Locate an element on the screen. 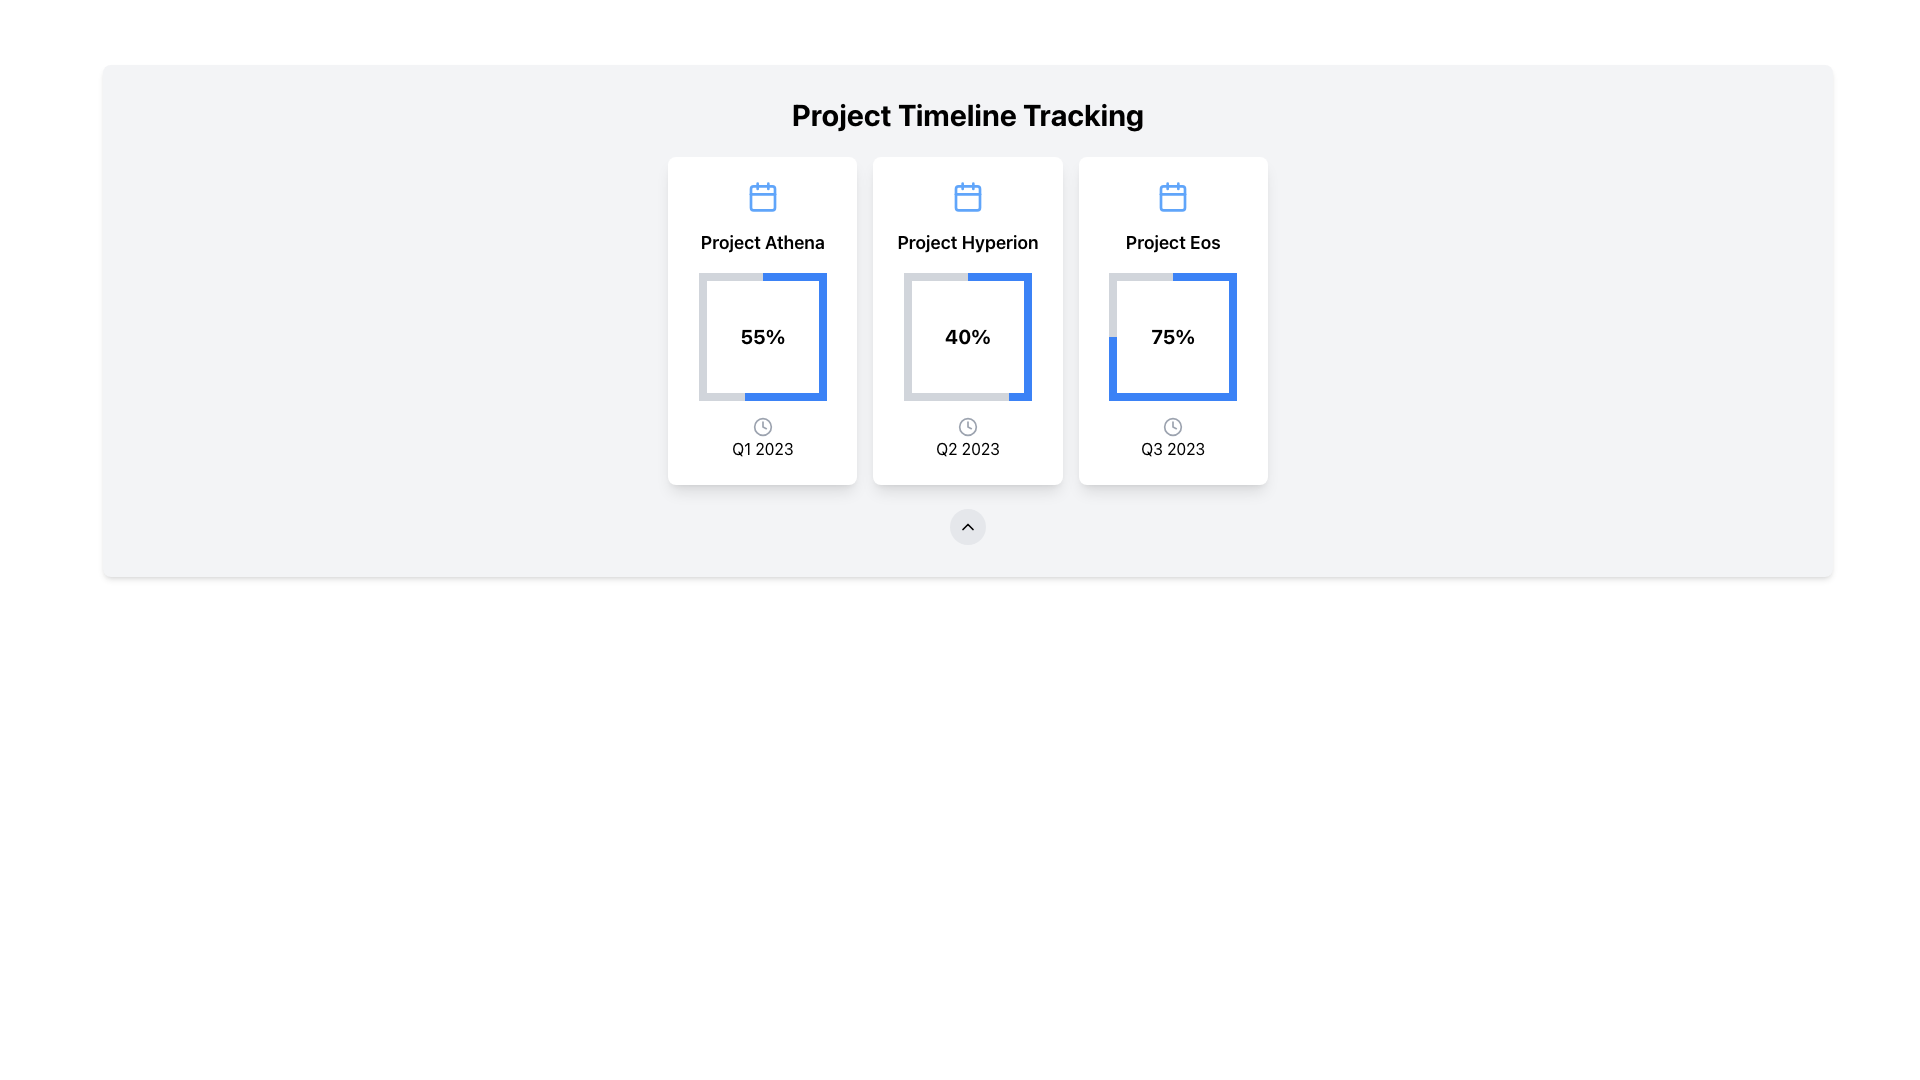  the text label that serves as the title for the associated card, located at the top section of the rightmost card in a row of three cards, directly below a small calendar icon is located at coordinates (1173, 242).